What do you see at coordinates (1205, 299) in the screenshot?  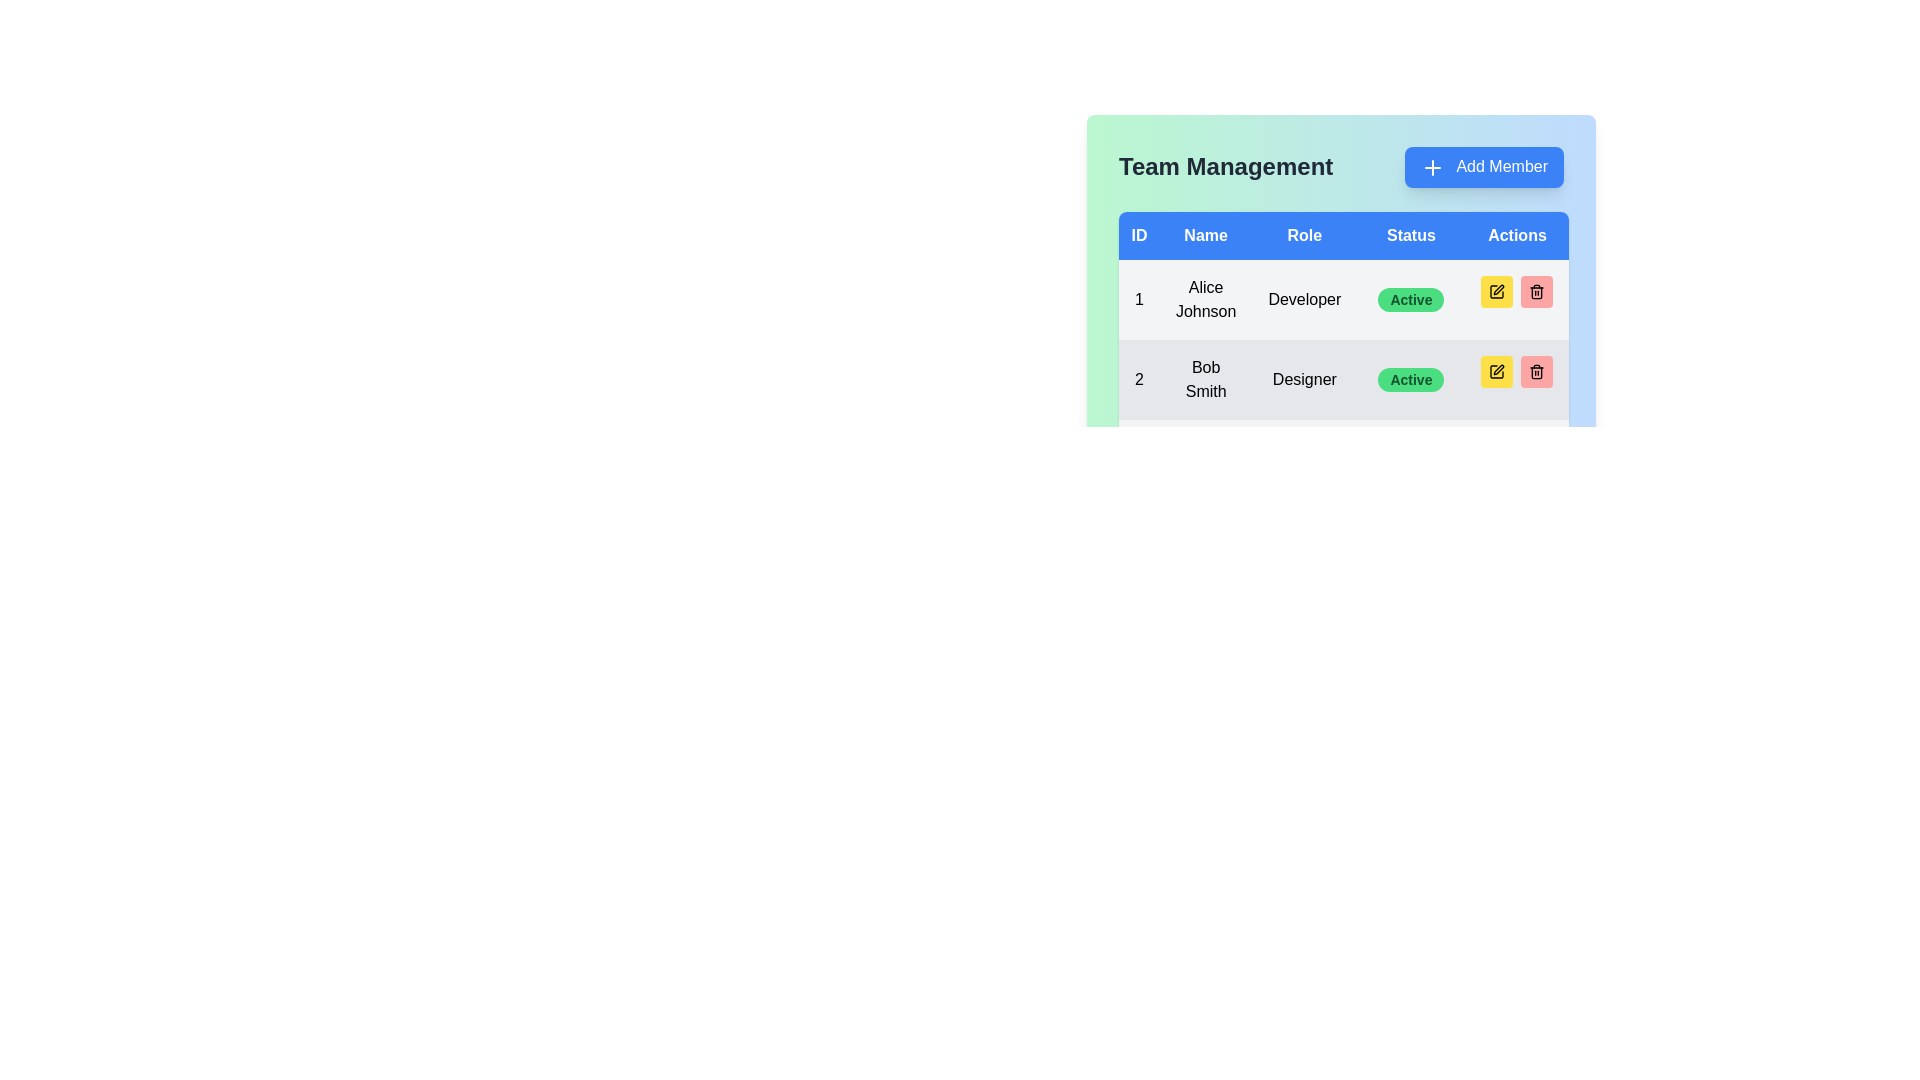 I see `the static text element displaying 'Alice Johnson' in bold, located in the second column of the first row of the 'Team Management' data table` at bounding box center [1205, 299].